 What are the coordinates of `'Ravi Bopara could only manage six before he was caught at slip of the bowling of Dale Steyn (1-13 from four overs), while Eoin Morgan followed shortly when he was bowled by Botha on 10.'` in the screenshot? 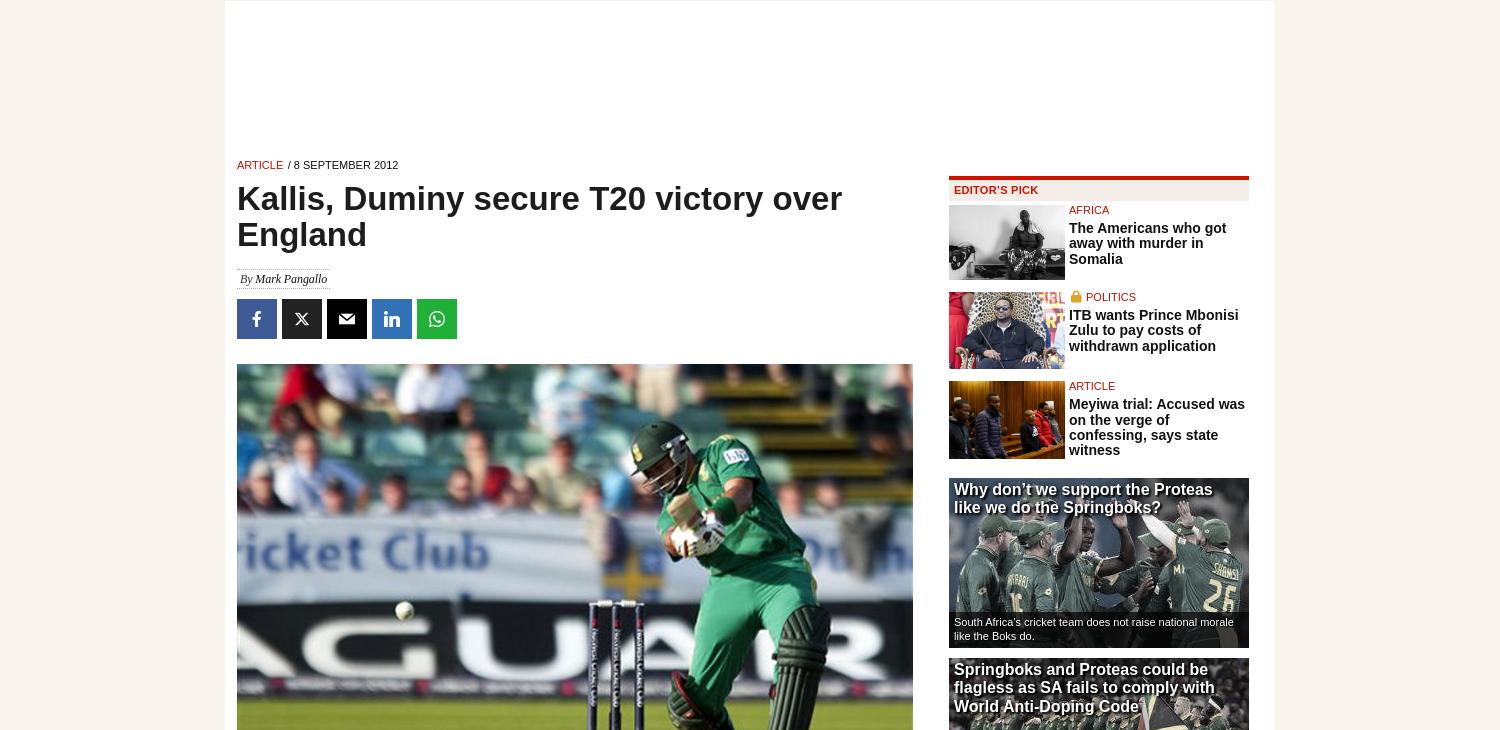 It's located at (566, 378).